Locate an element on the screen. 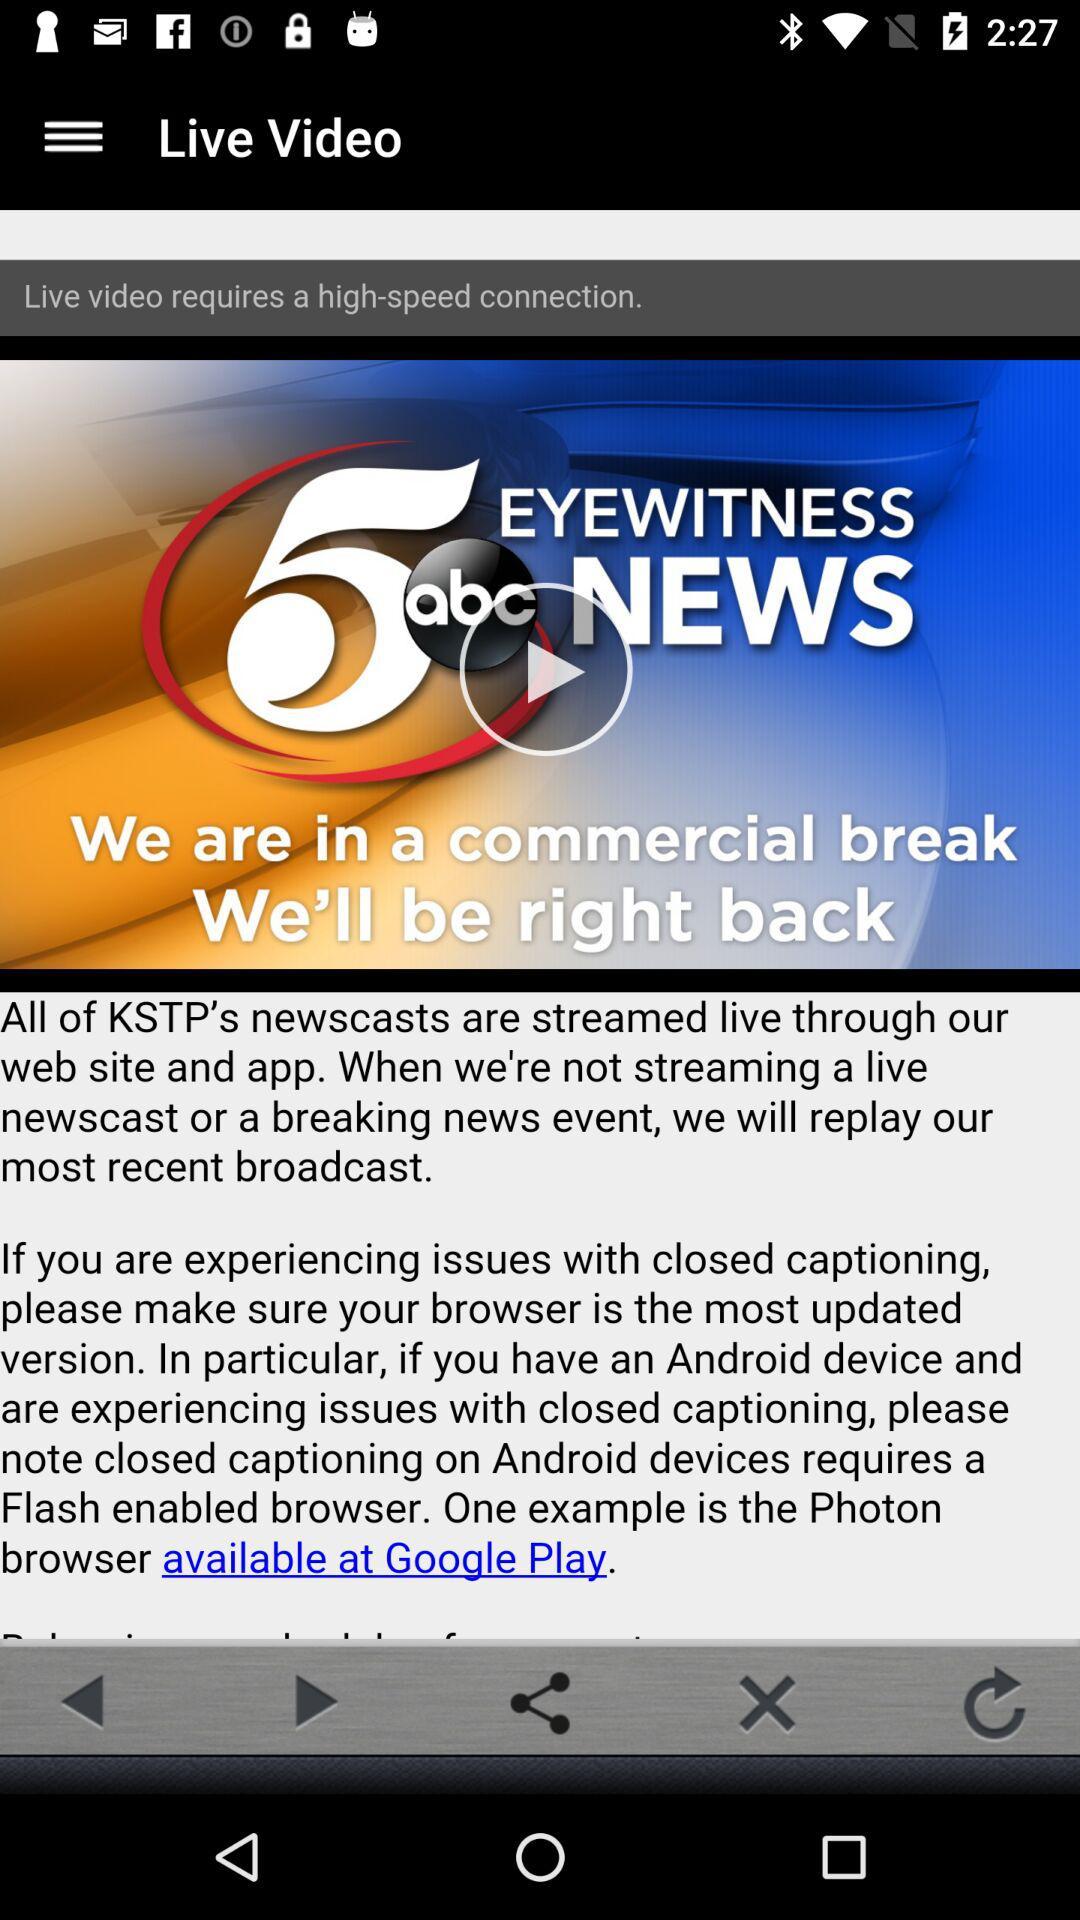  play is located at coordinates (312, 1702).